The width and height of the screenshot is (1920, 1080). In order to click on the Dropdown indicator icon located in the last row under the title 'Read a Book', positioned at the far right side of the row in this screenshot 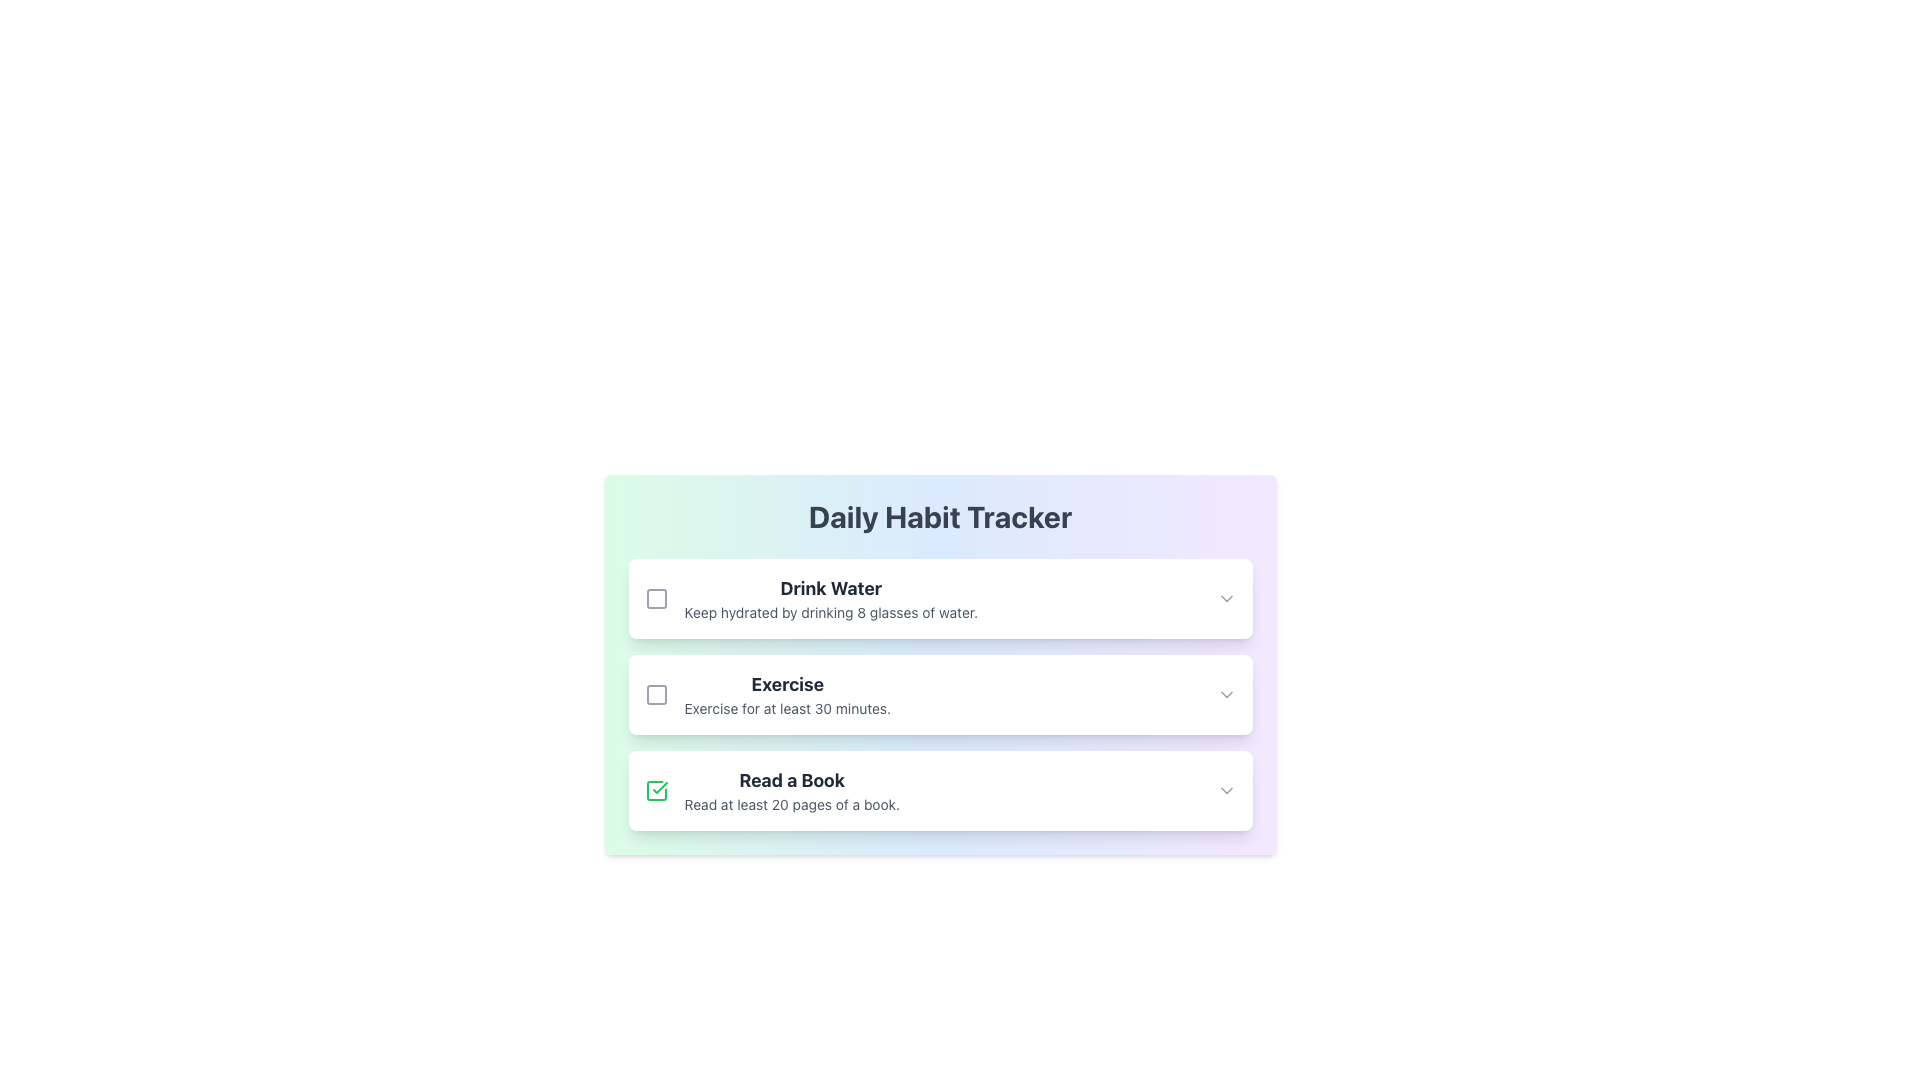, I will do `click(1225, 789)`.